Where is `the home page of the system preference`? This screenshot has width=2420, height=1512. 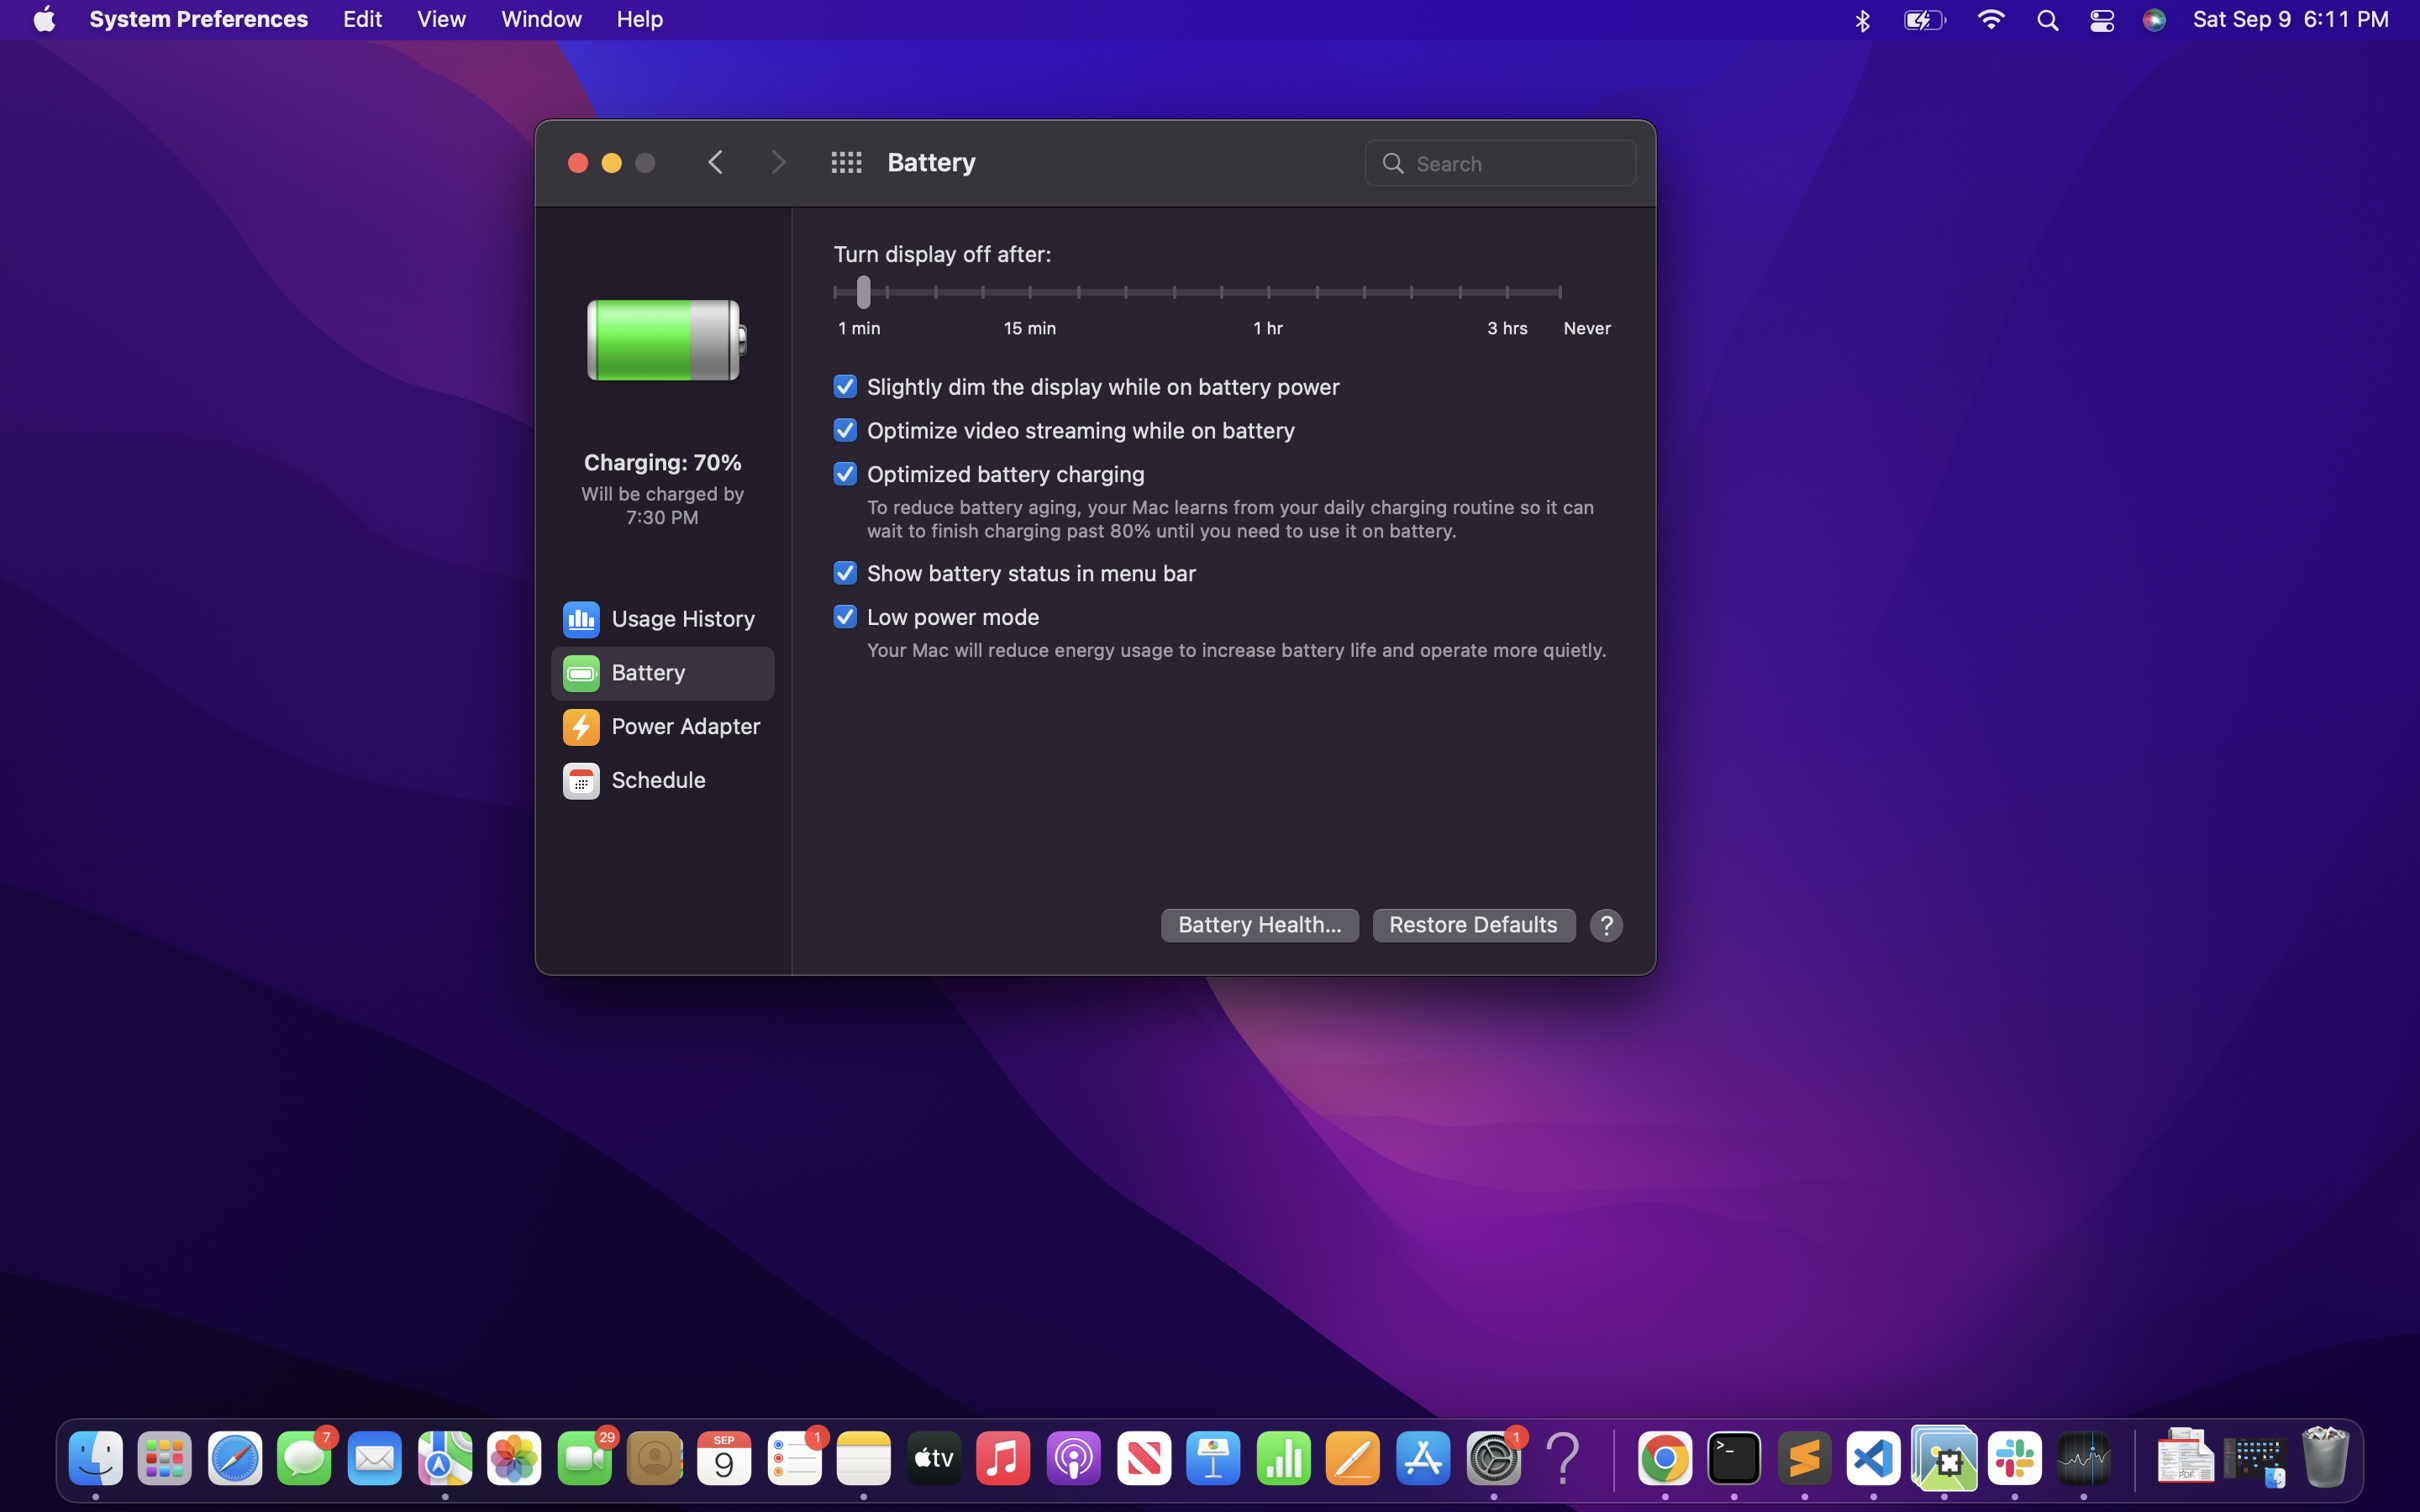
the home page of the system preference is located at coordinates (845, 162).